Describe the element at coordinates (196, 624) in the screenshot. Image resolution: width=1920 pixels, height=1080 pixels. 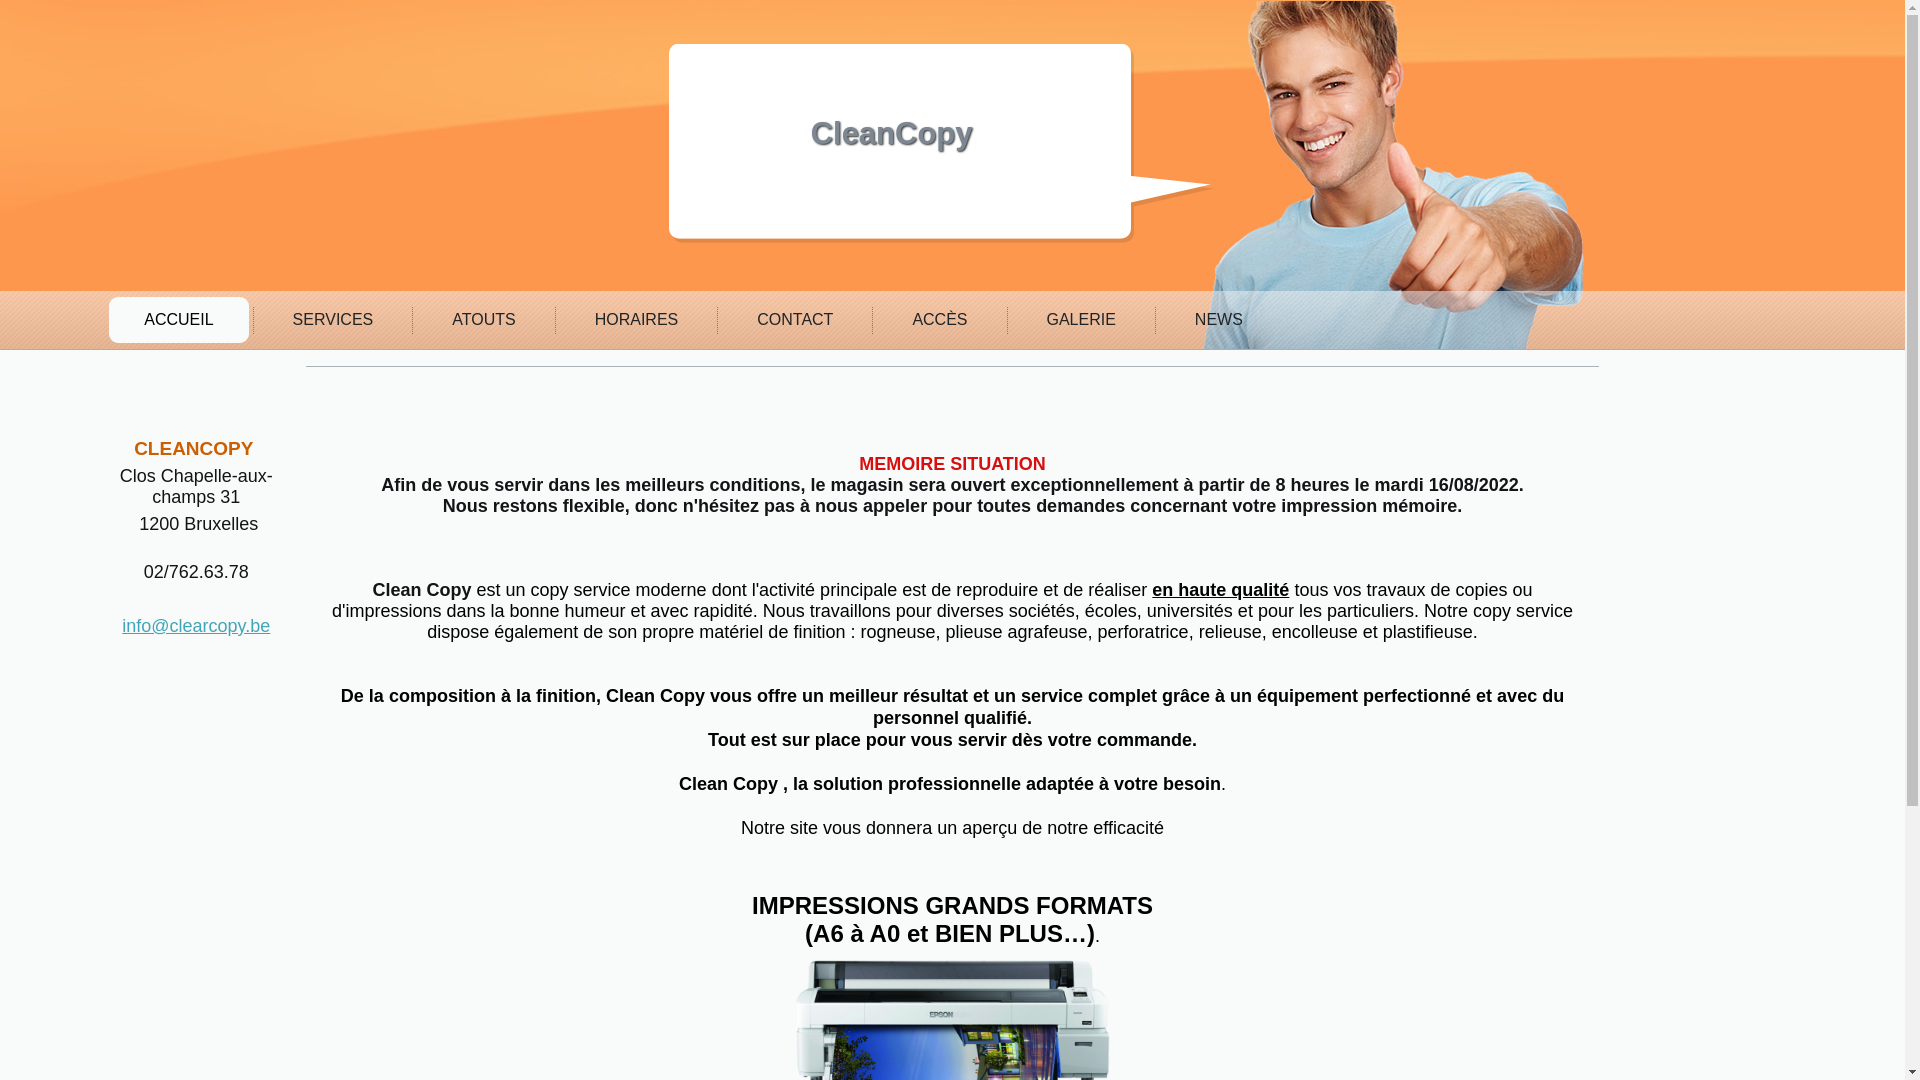
I see `'info@clearcopy.be'` at that location.